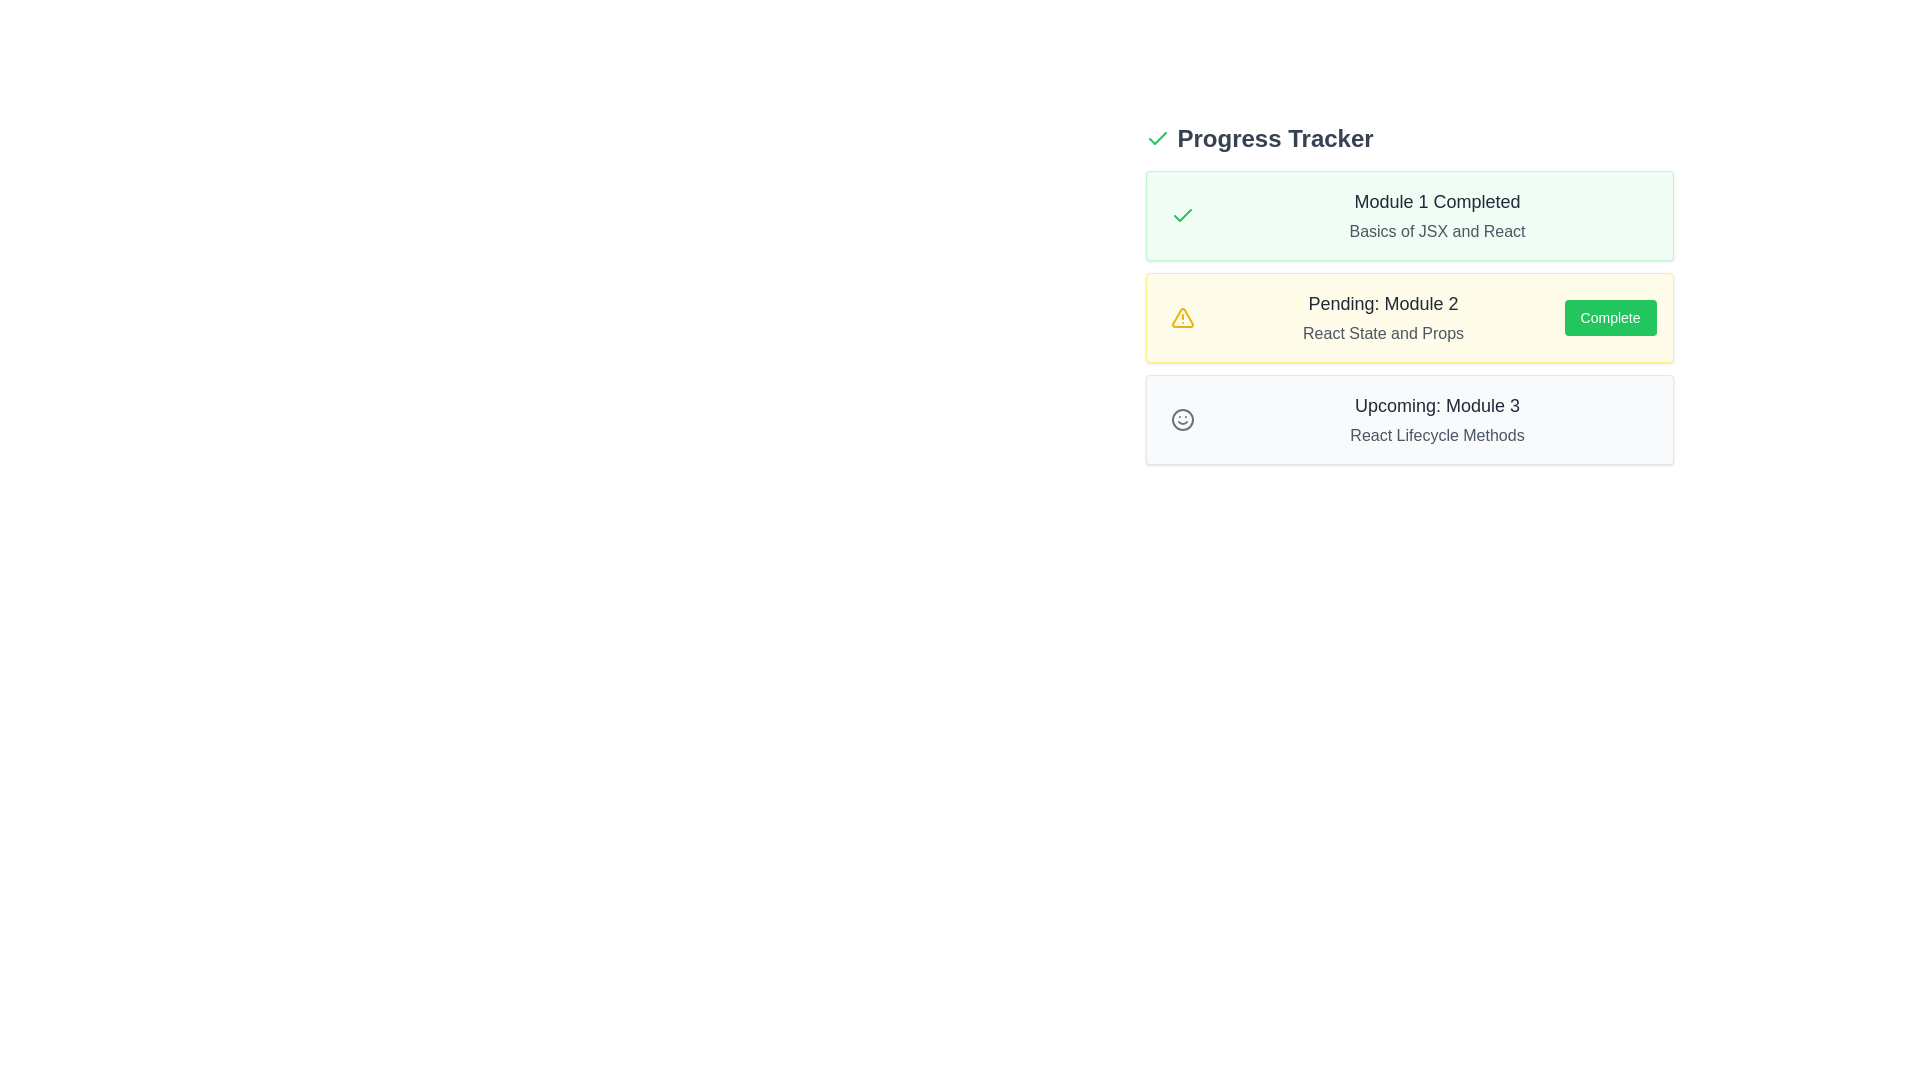 The height and width of the screenshot is (1080, 1920). What do you see at coordinates (1182, 316) in the screenshot?
I see `the graphic icon that indicates a pending or warning status, positioned to the left of the text 'Pending: Module 2' in the second row of the progress tracker card` at bounding box center [1182, 316].